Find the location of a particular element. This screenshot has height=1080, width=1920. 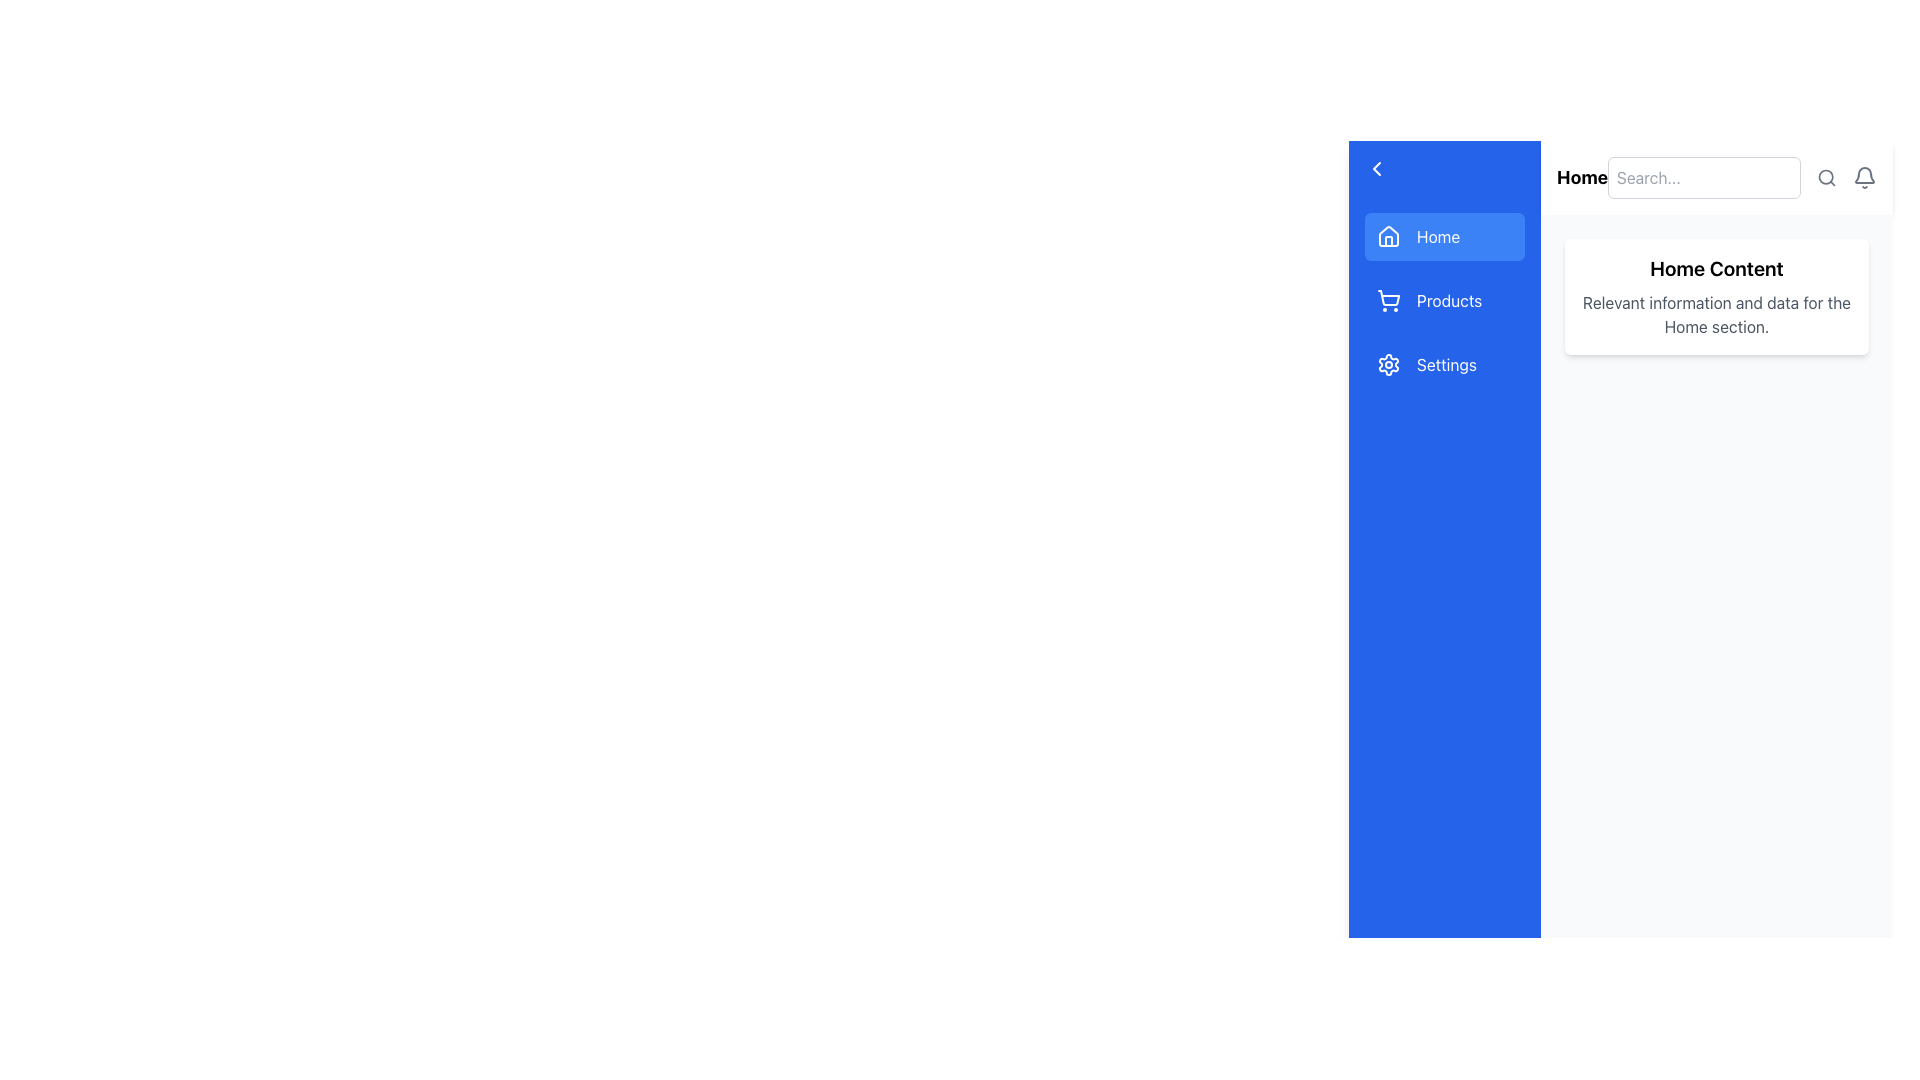

text content of the light gray textual content block displaying 'Relevant information and data for the Home section.' located below the 'Home Content' header is located at coordinates (1716, 315).